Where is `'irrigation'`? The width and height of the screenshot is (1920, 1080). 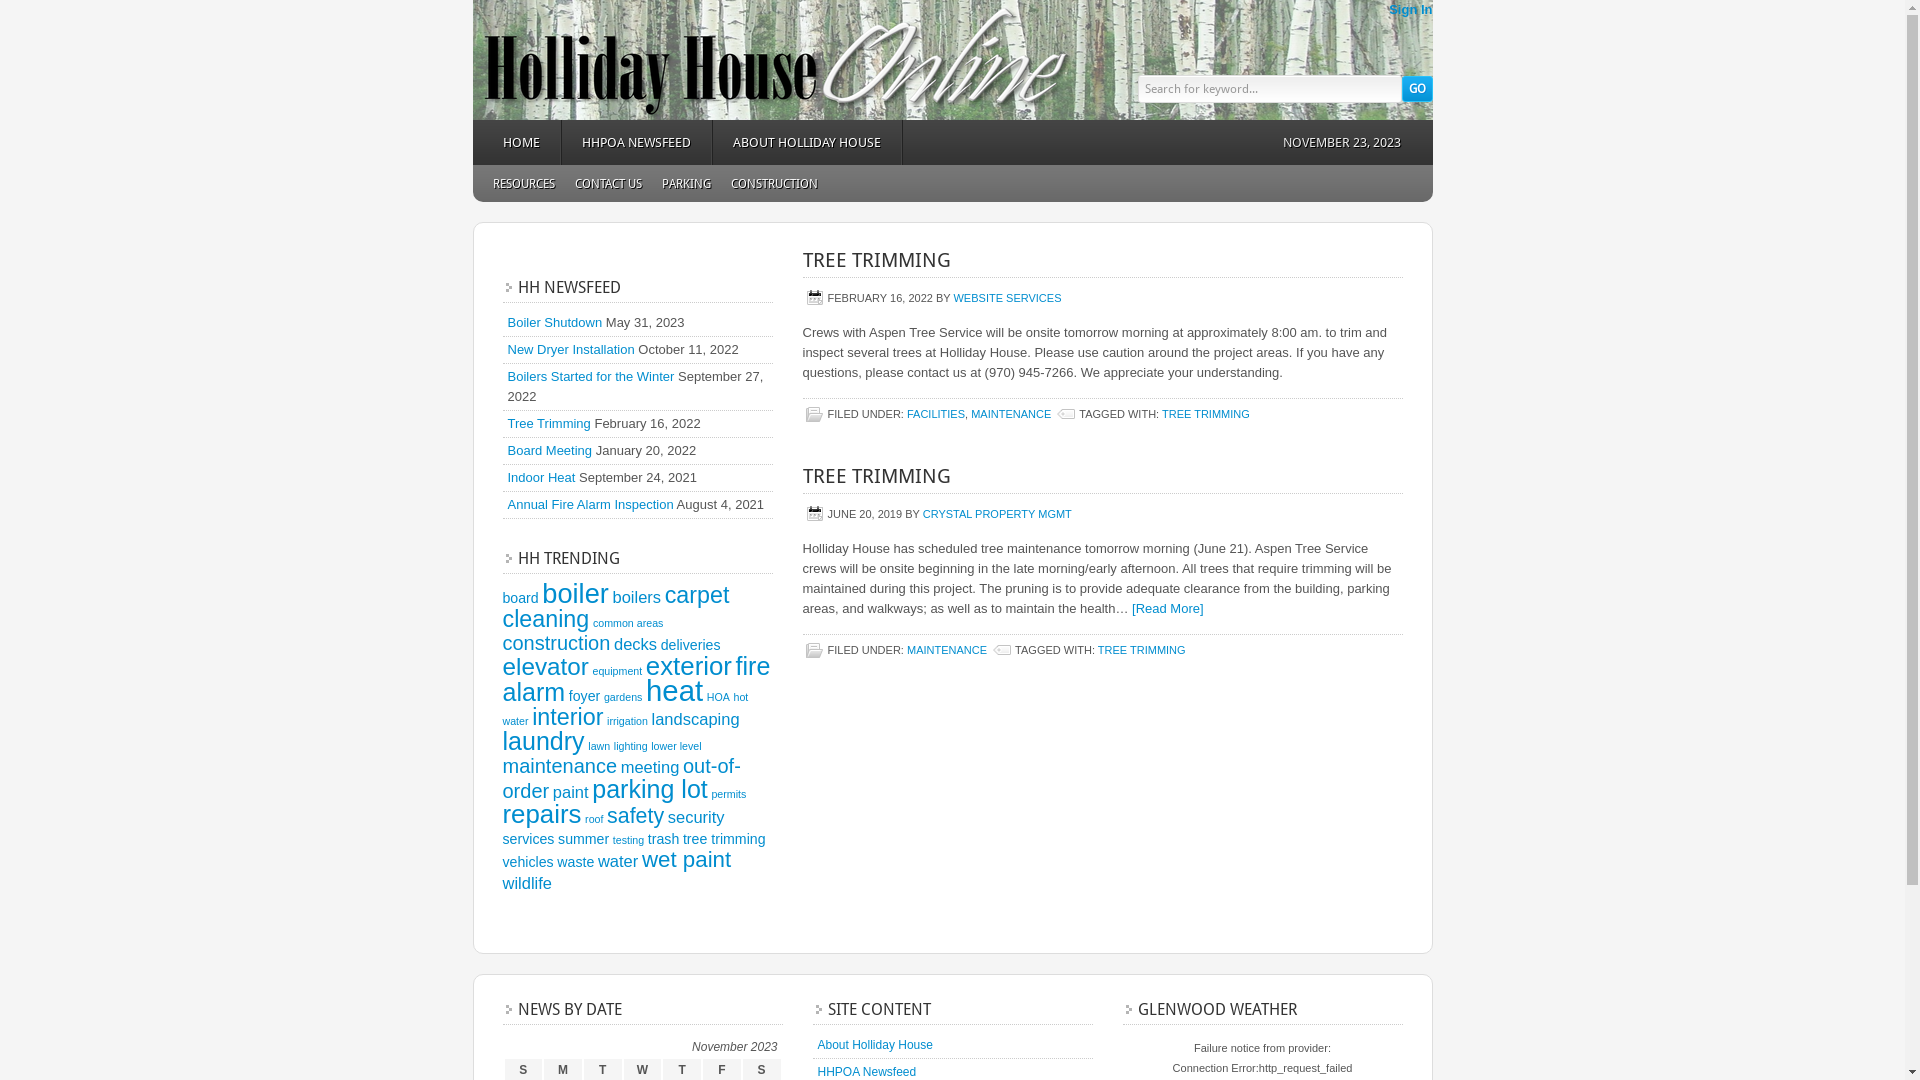 'irrigation' is located at coordinates (626, 721).